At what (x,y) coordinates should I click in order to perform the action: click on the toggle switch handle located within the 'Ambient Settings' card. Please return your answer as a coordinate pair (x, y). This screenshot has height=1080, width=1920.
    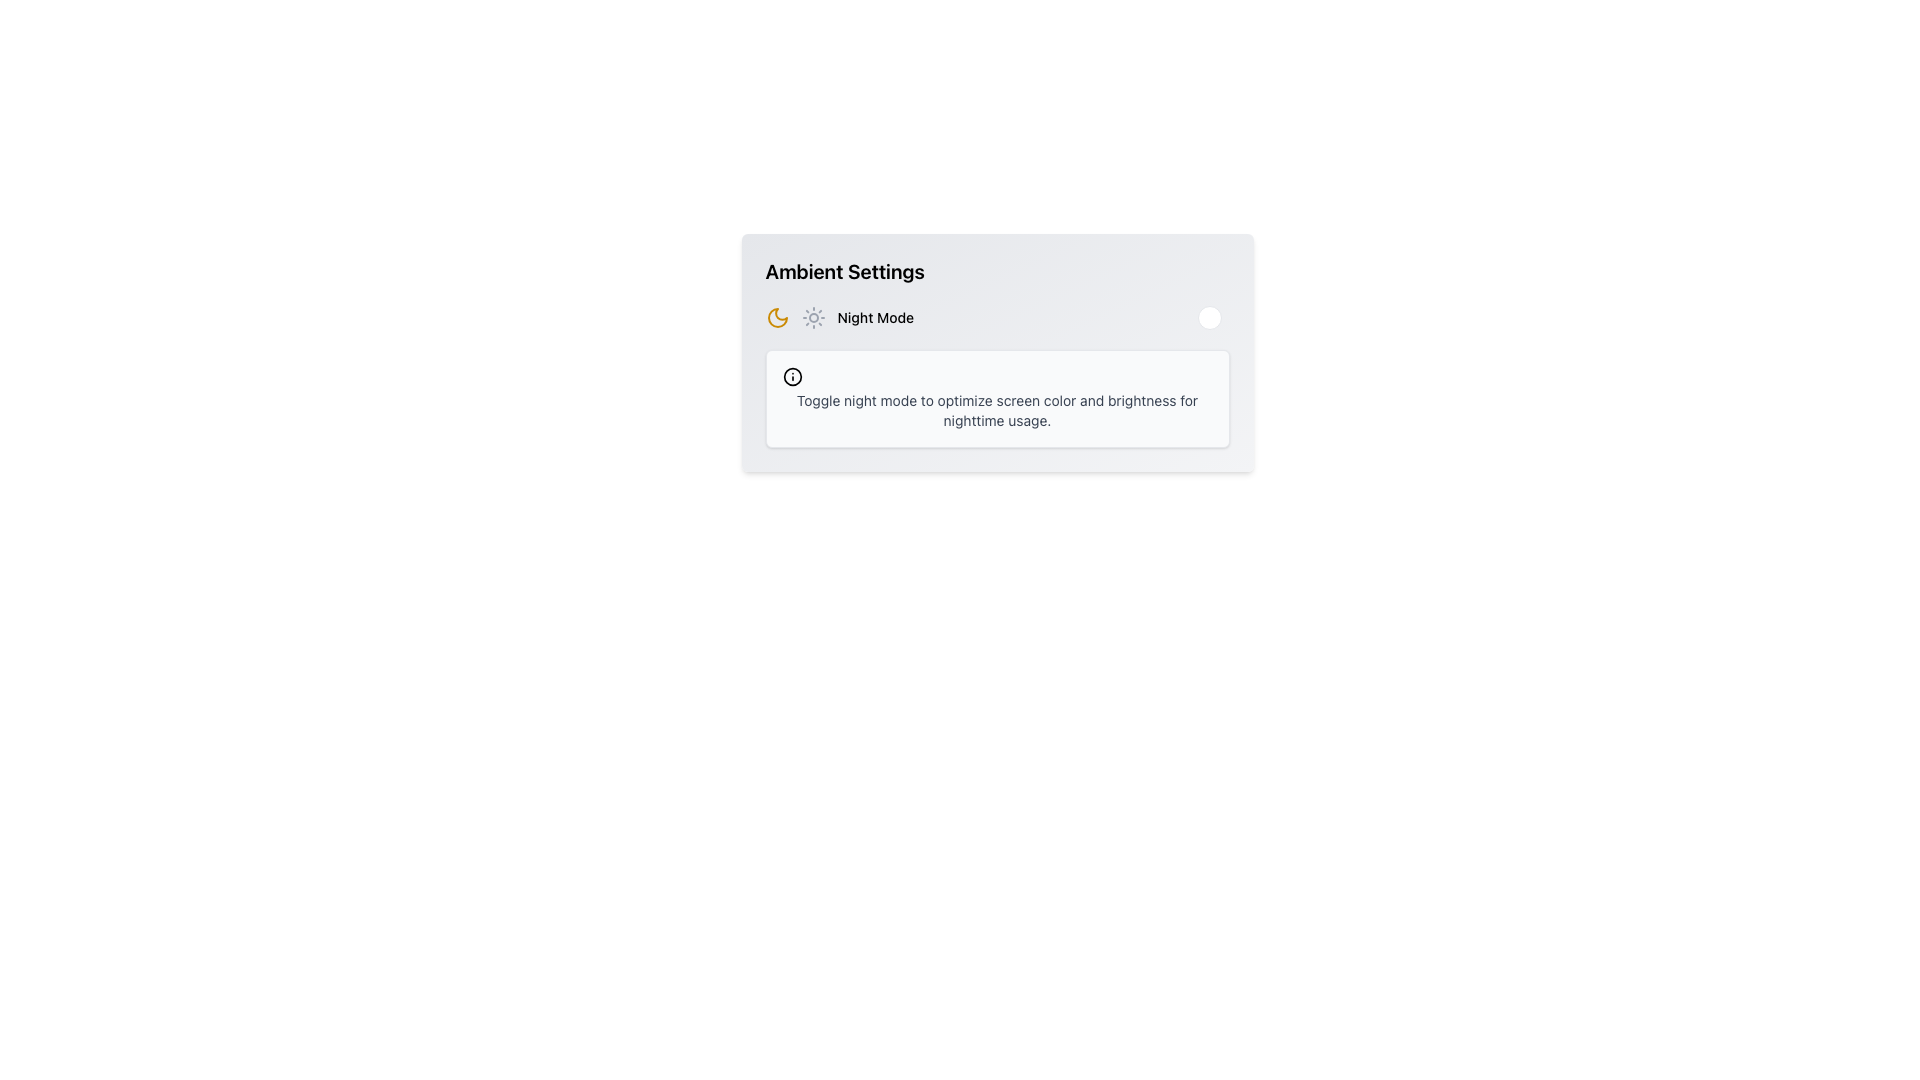
    Looking at the image, I should click on (1208, 316).